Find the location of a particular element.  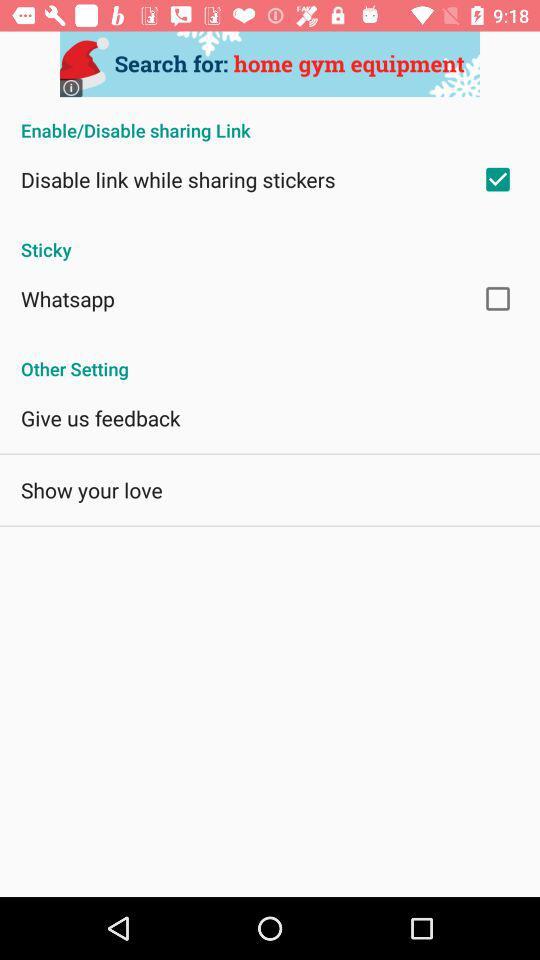

sticky is located at coordinates (270, 239).